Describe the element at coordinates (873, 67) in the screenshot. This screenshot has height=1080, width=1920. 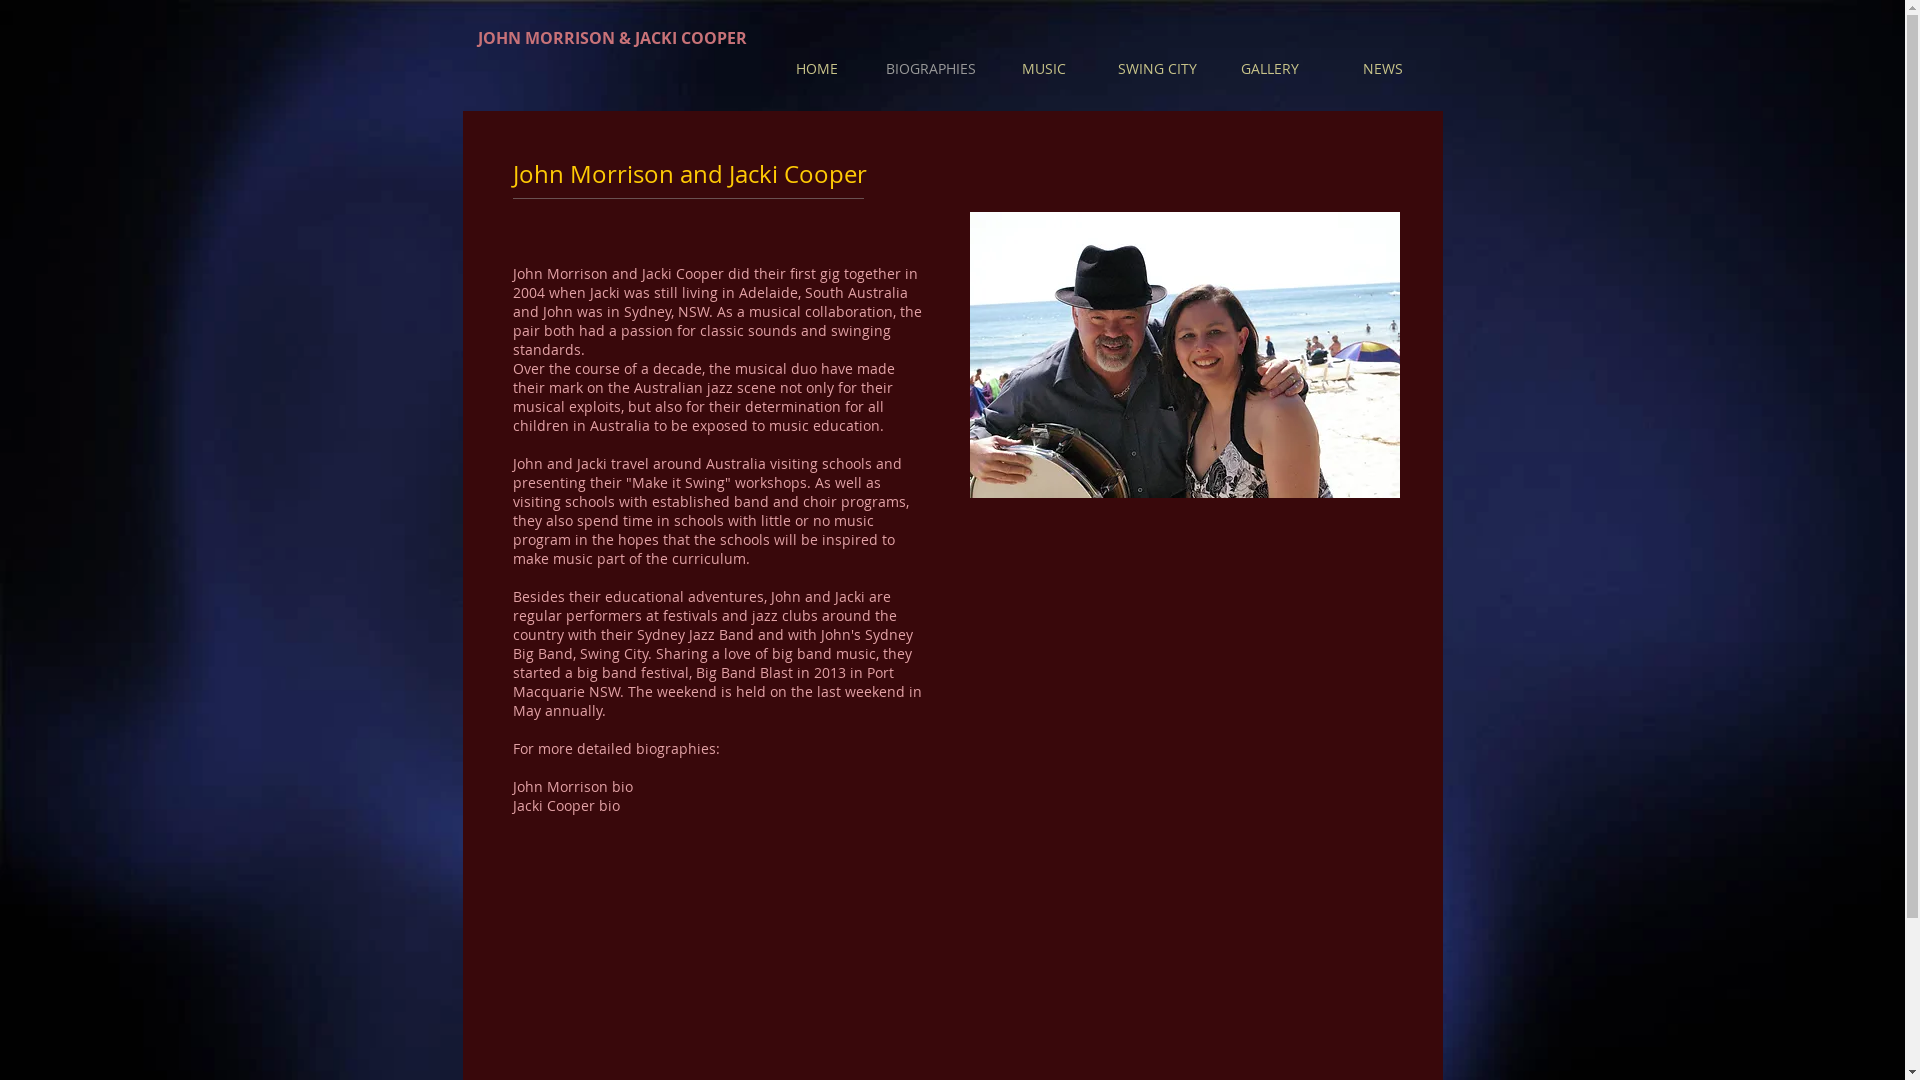
I see `'BIOGRAPHIES'` at that location.